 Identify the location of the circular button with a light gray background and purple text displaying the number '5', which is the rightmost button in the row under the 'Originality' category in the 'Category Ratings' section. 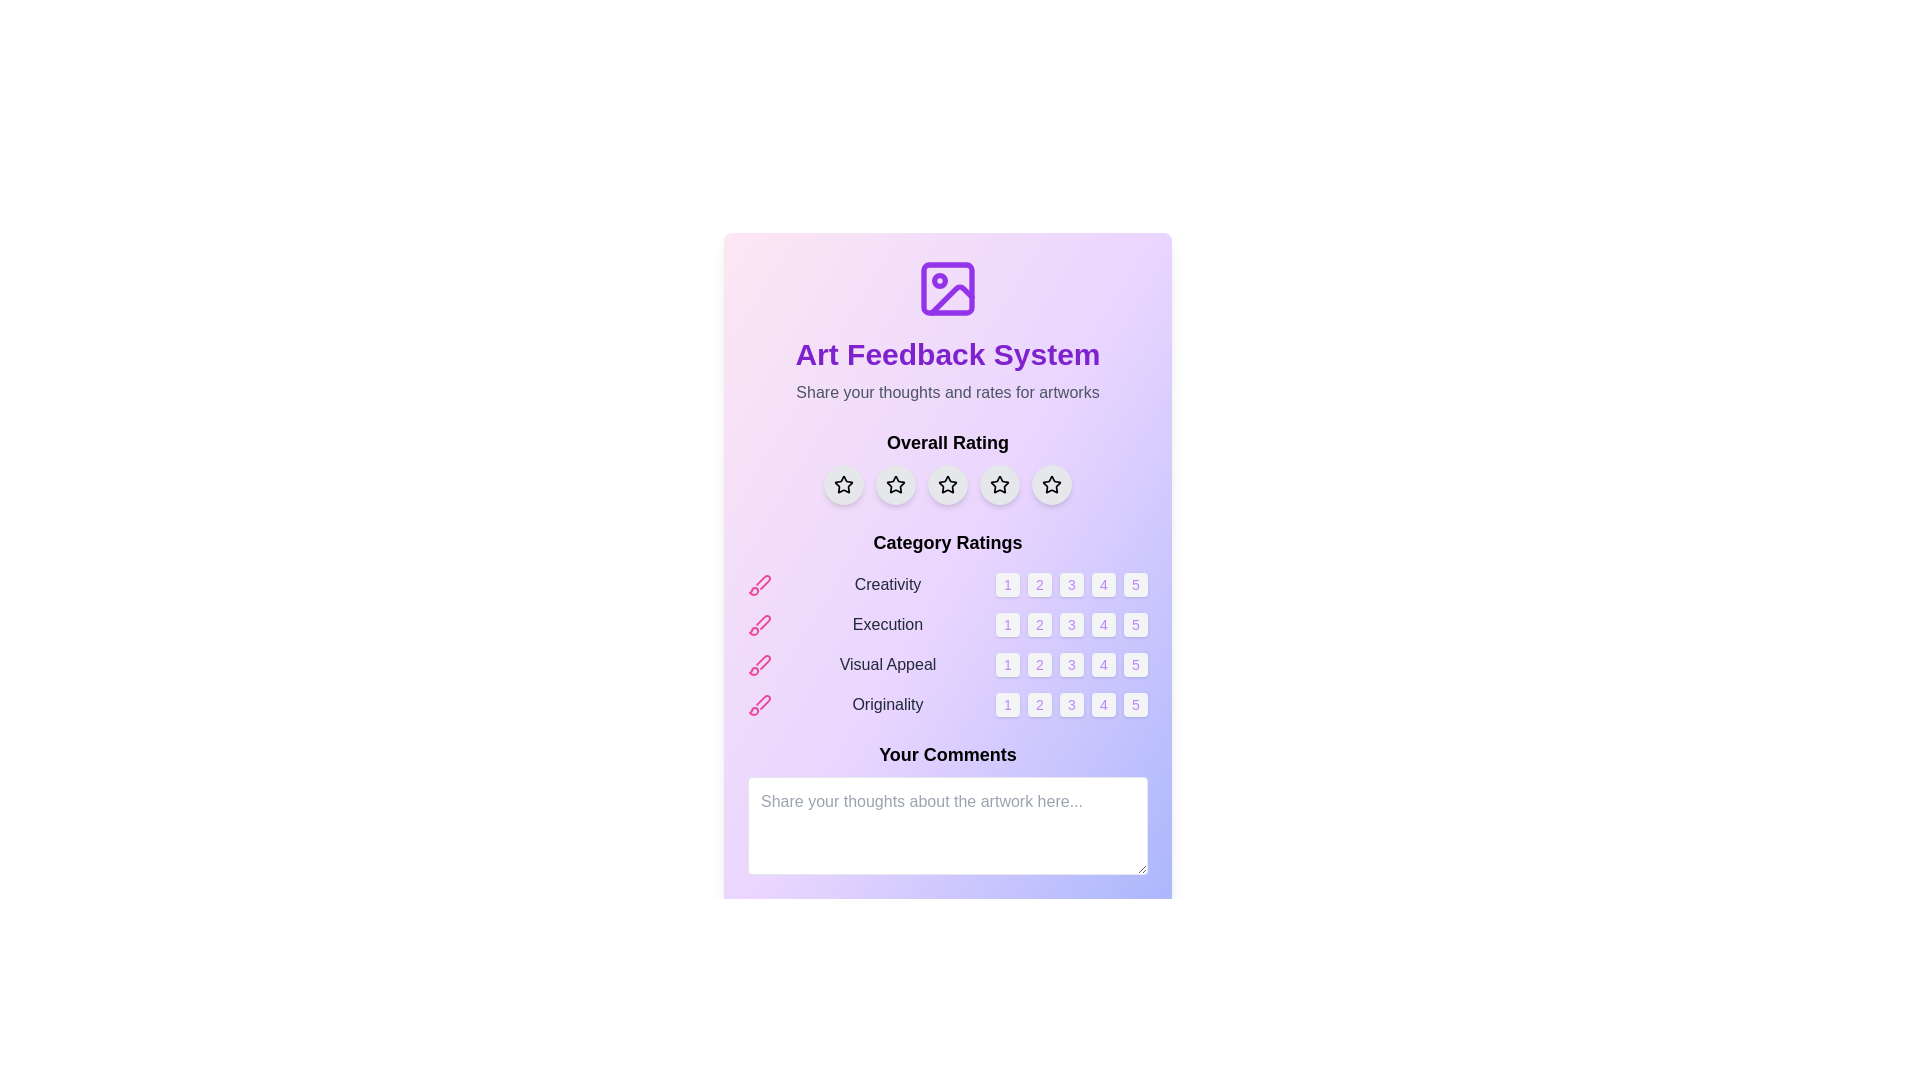
(1136, 704).